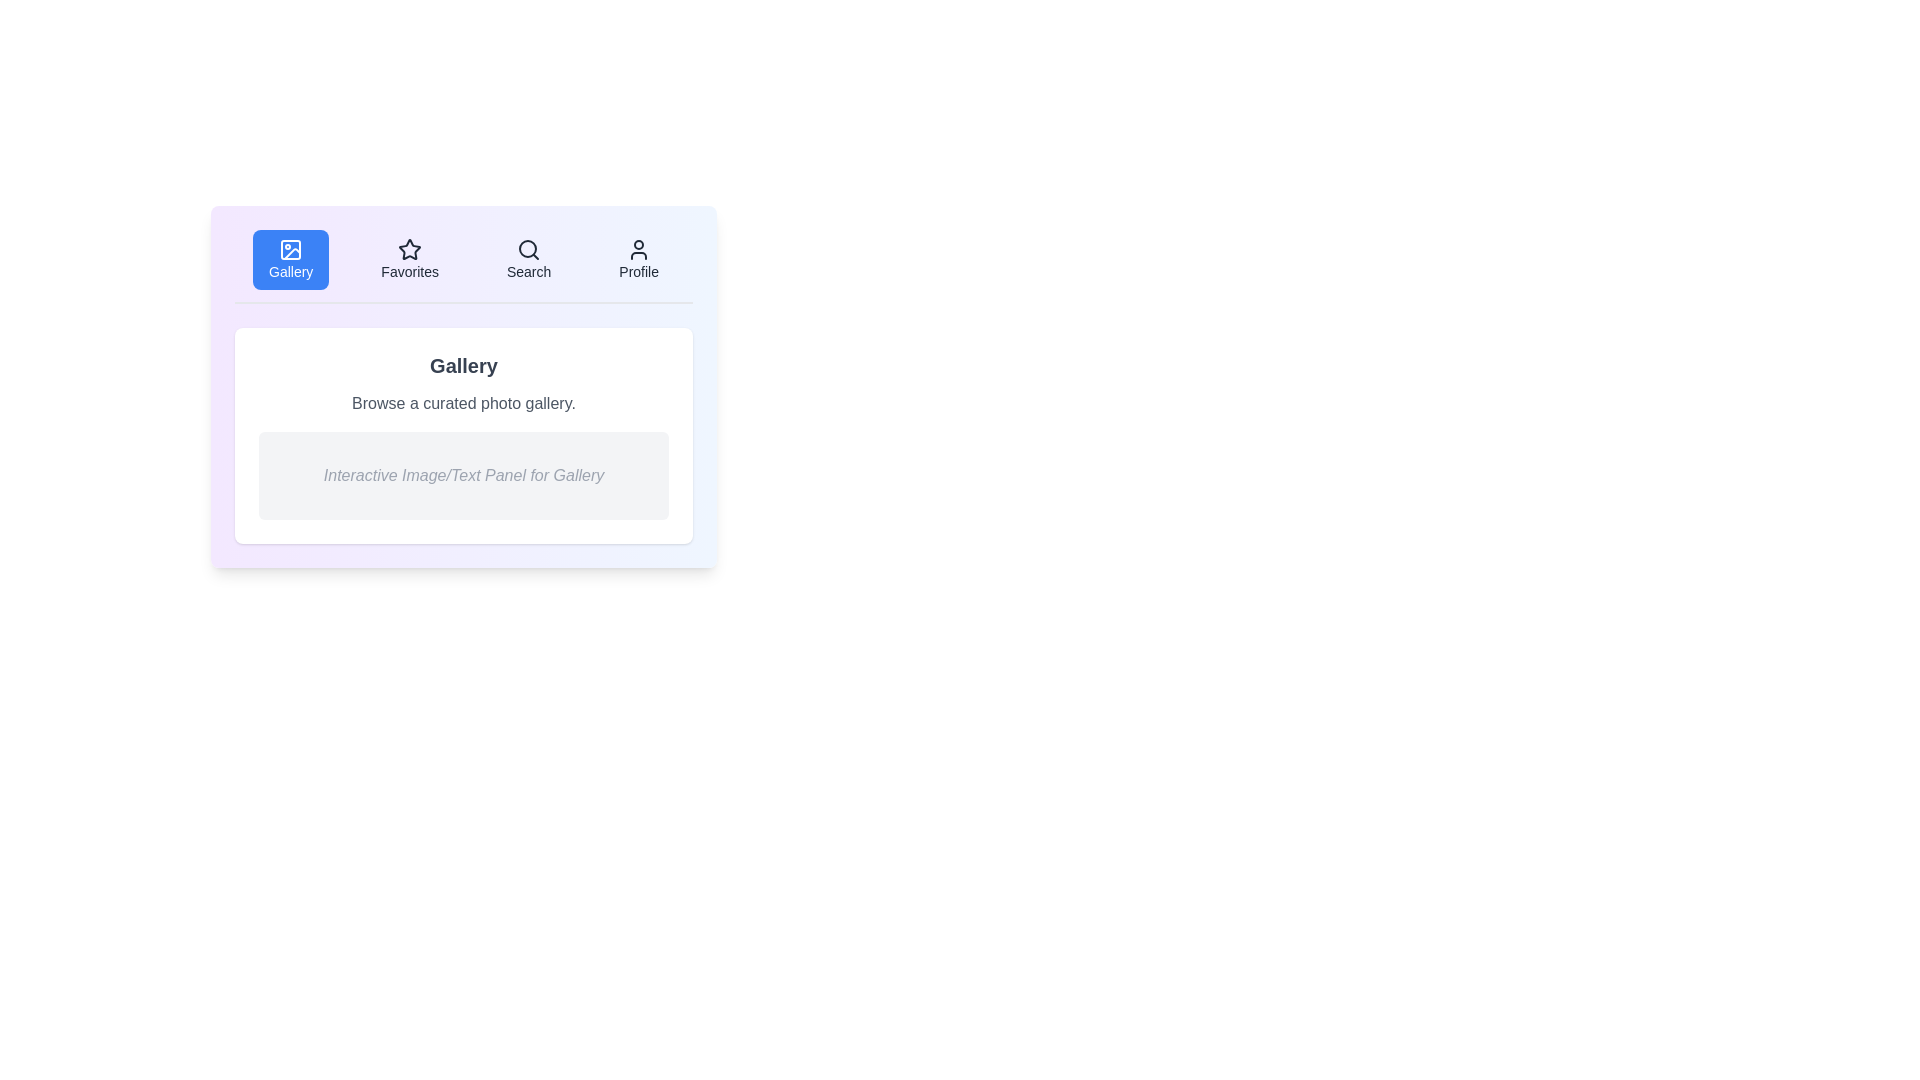  I want to click on the tab icon for Gallery, so click(290, 249).